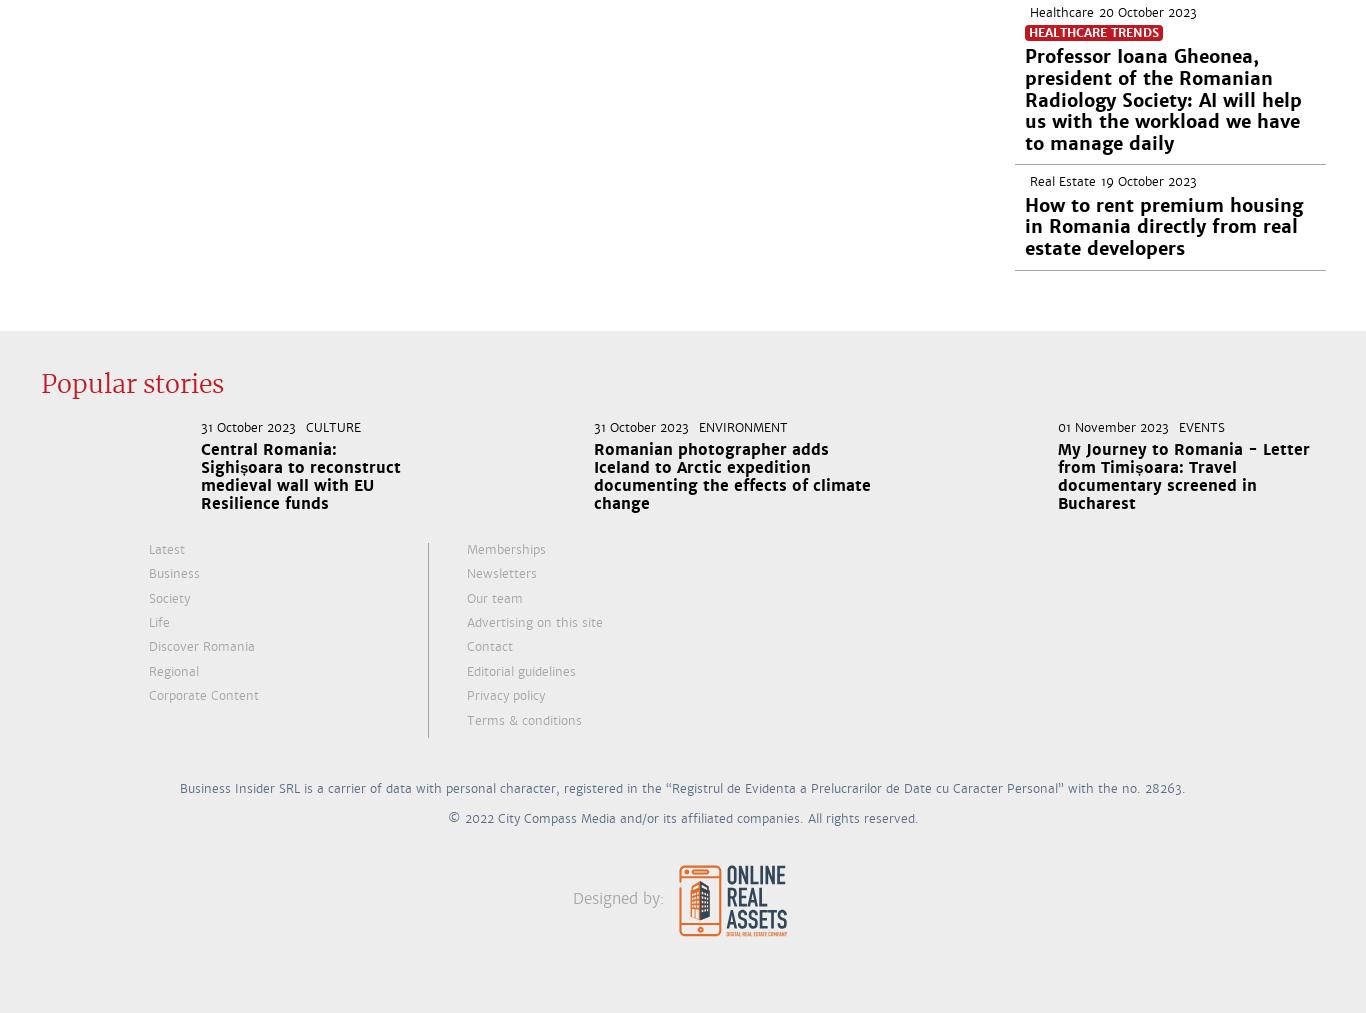 Image resolution: width=1366 pixels, height=1013 pixels. I want to click on 'Healthcare Trends', so click(1027, 32).